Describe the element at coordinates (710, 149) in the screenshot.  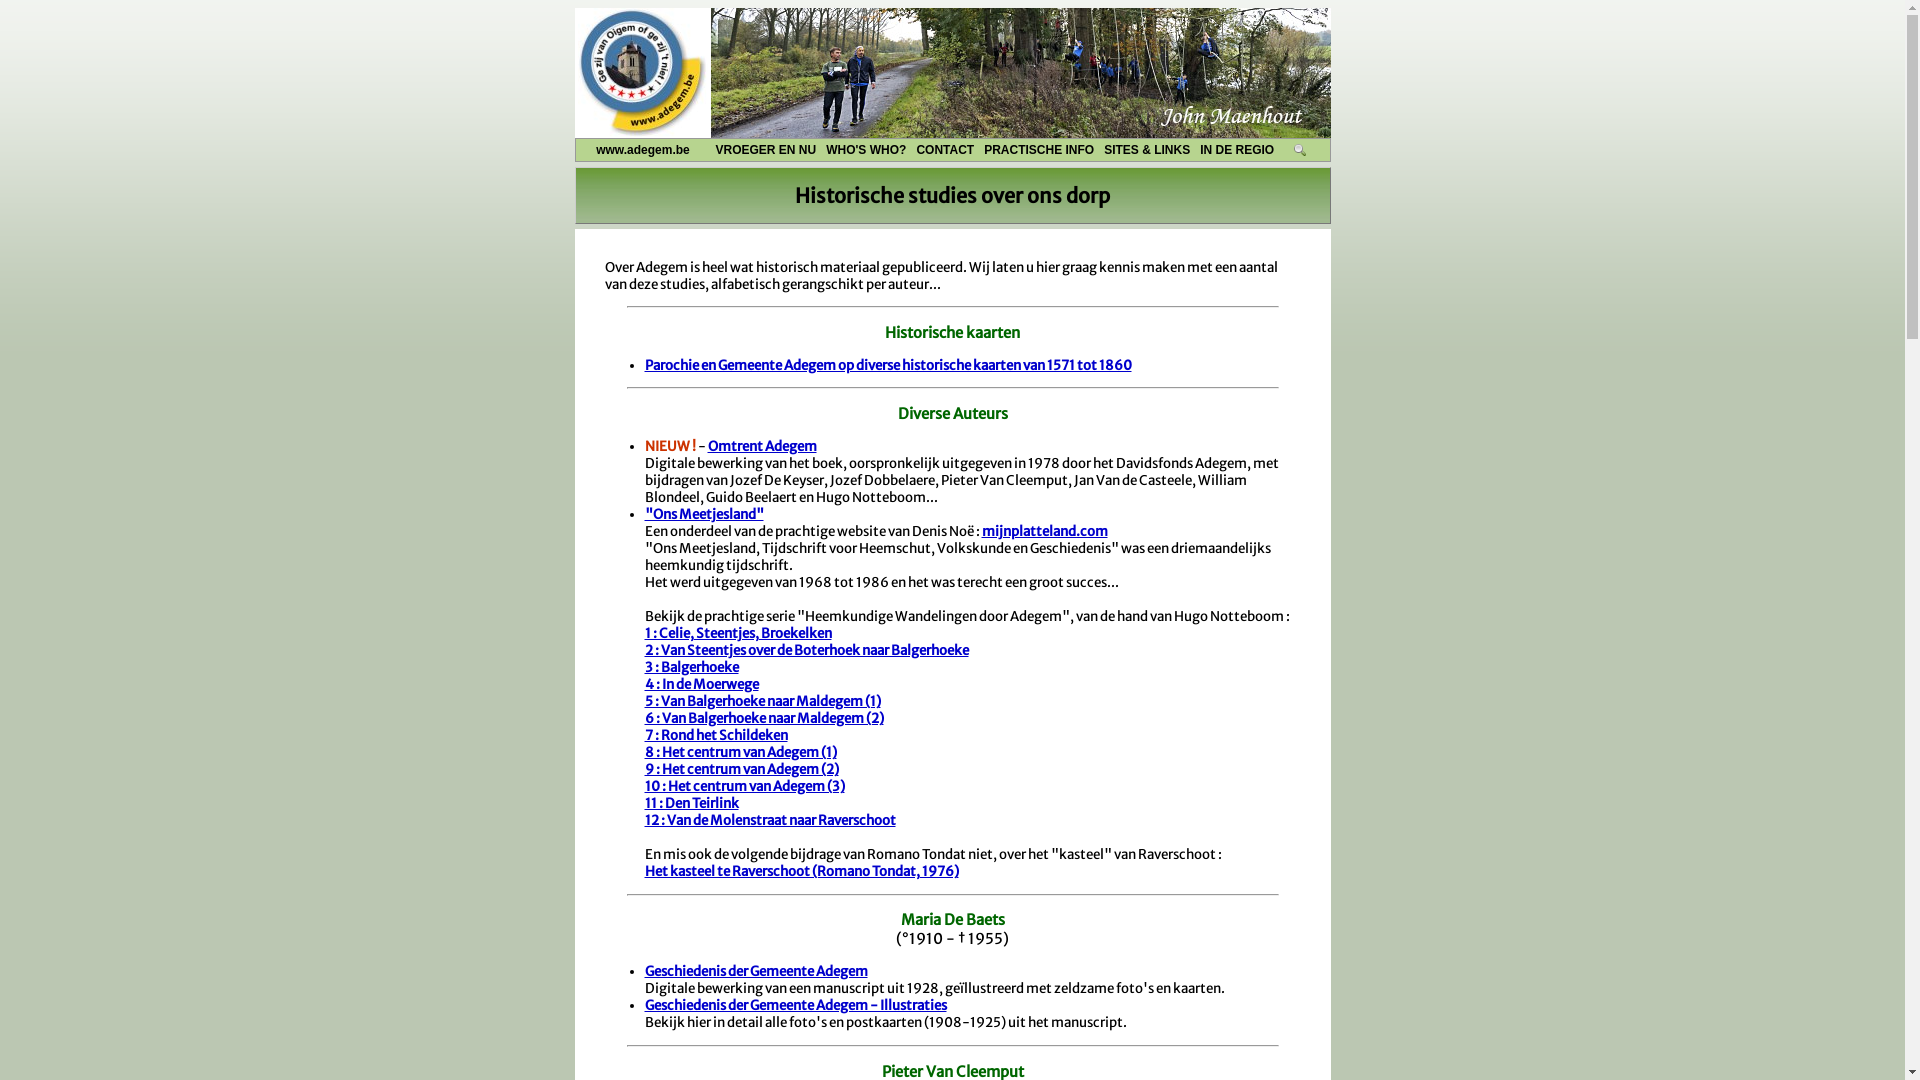
I see `'VROEGER EN NU'` at that location.